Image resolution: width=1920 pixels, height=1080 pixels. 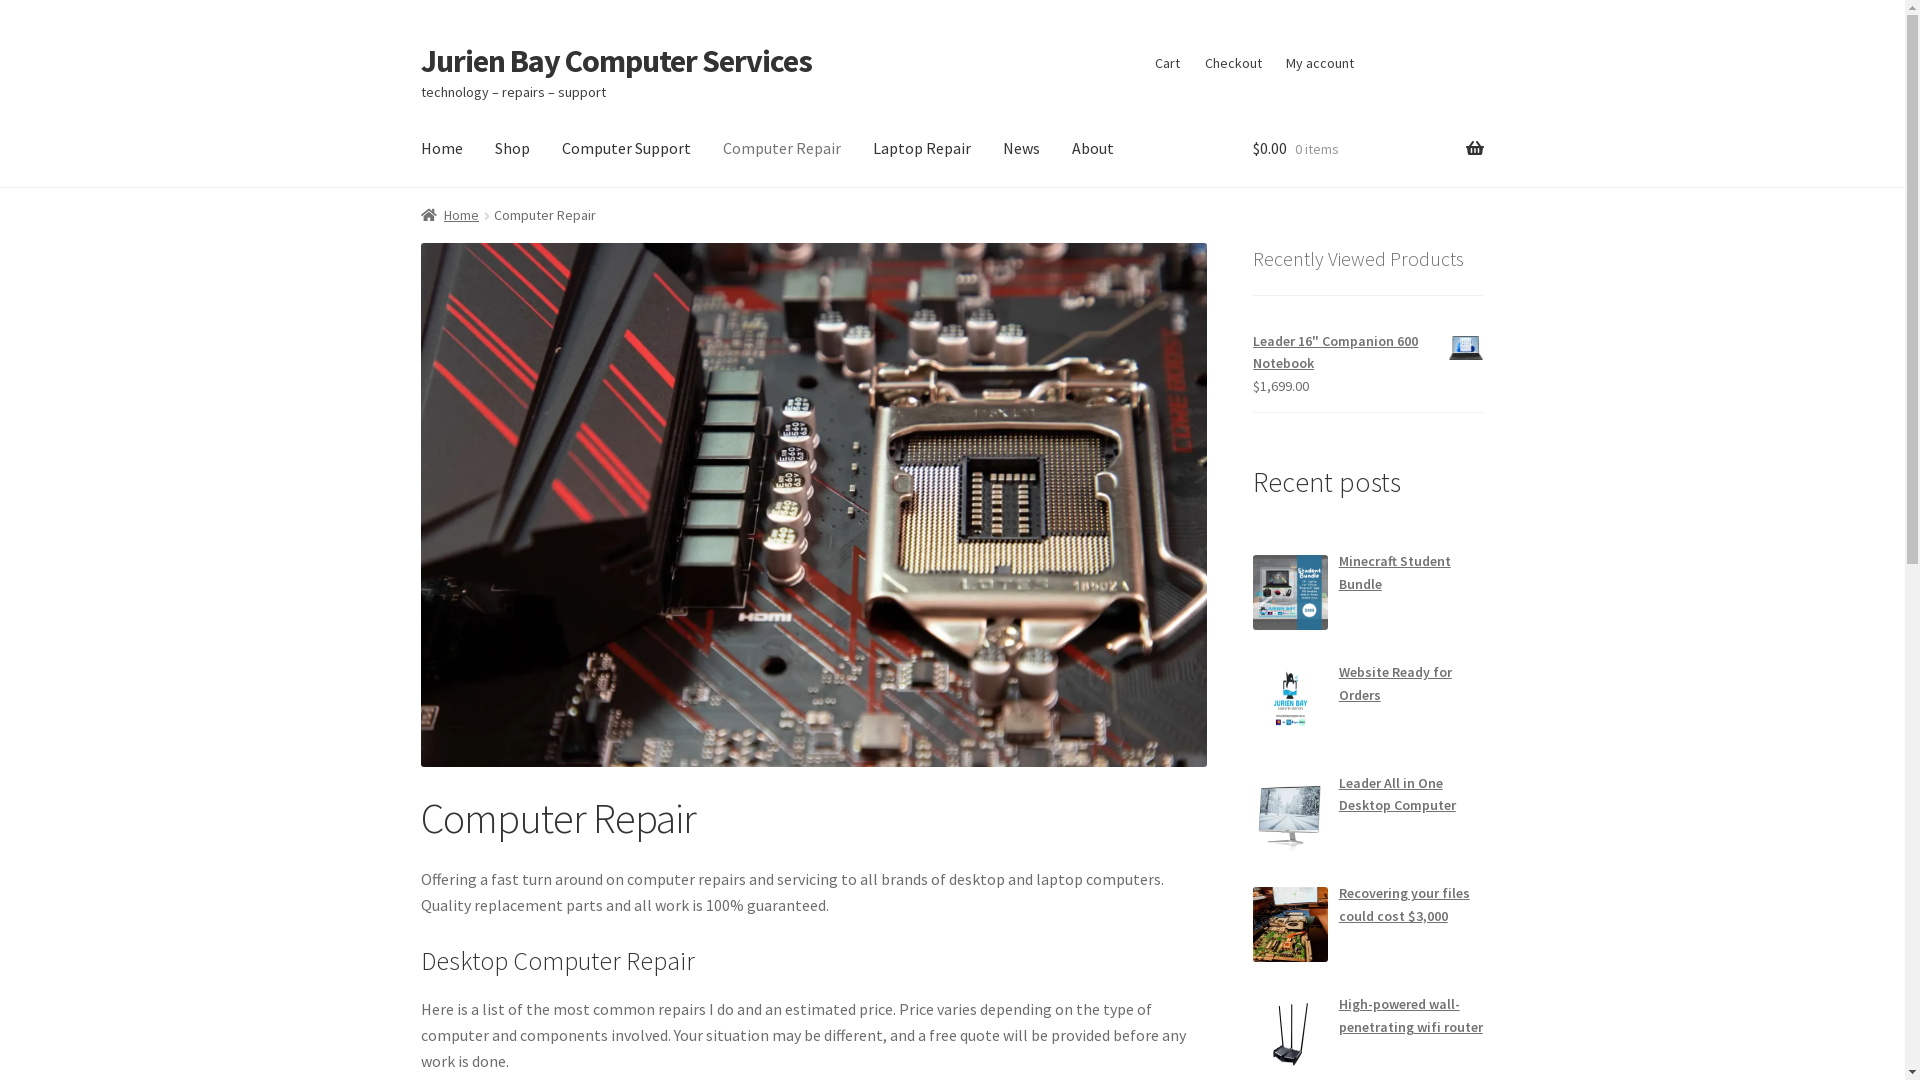 What do you see at coordinates (1410, 1015) in the screenshot?
I see `'High-powered wall-penetrating wifi router'` at bounding box center [1410, 1015].